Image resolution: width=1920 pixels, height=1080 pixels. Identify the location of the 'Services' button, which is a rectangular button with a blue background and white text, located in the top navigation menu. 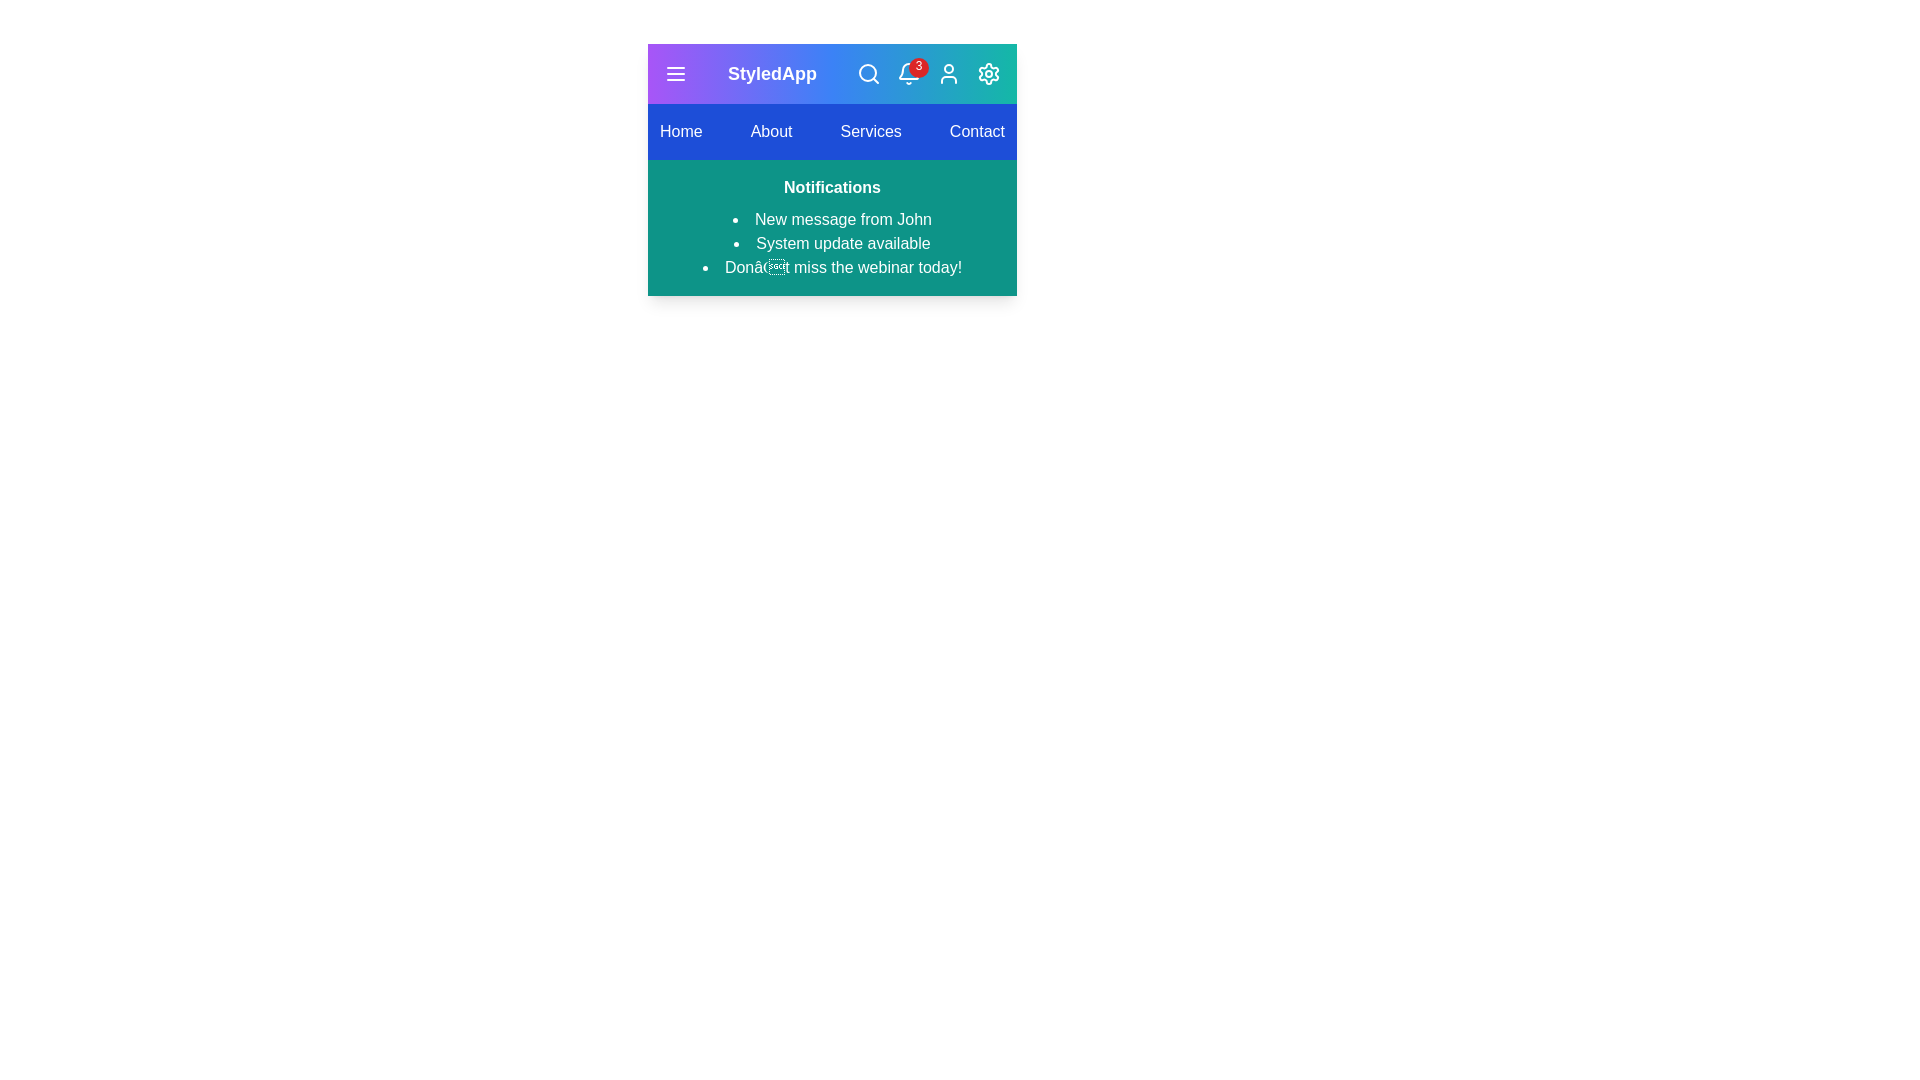
(871, 131).